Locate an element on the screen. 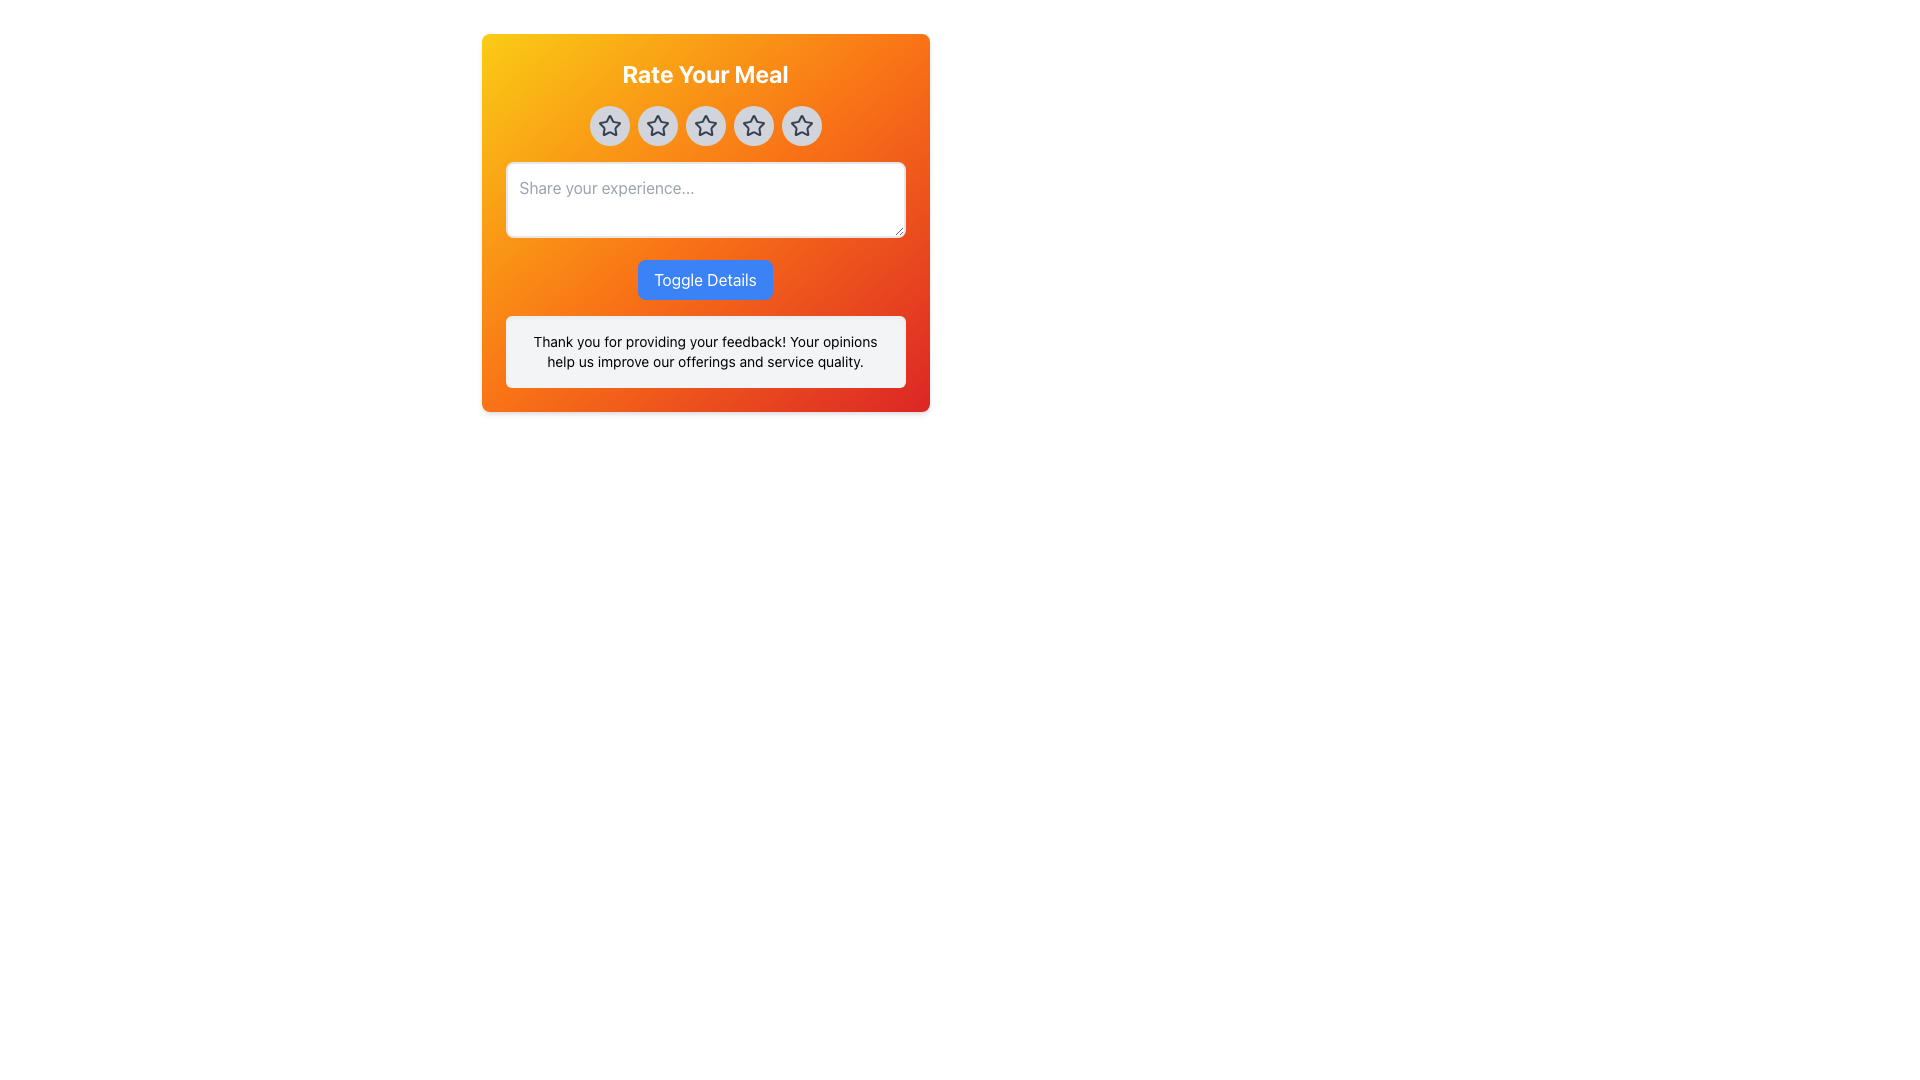  the star icon in the Rating Component (Stars) is located at coordinates (705, 126).